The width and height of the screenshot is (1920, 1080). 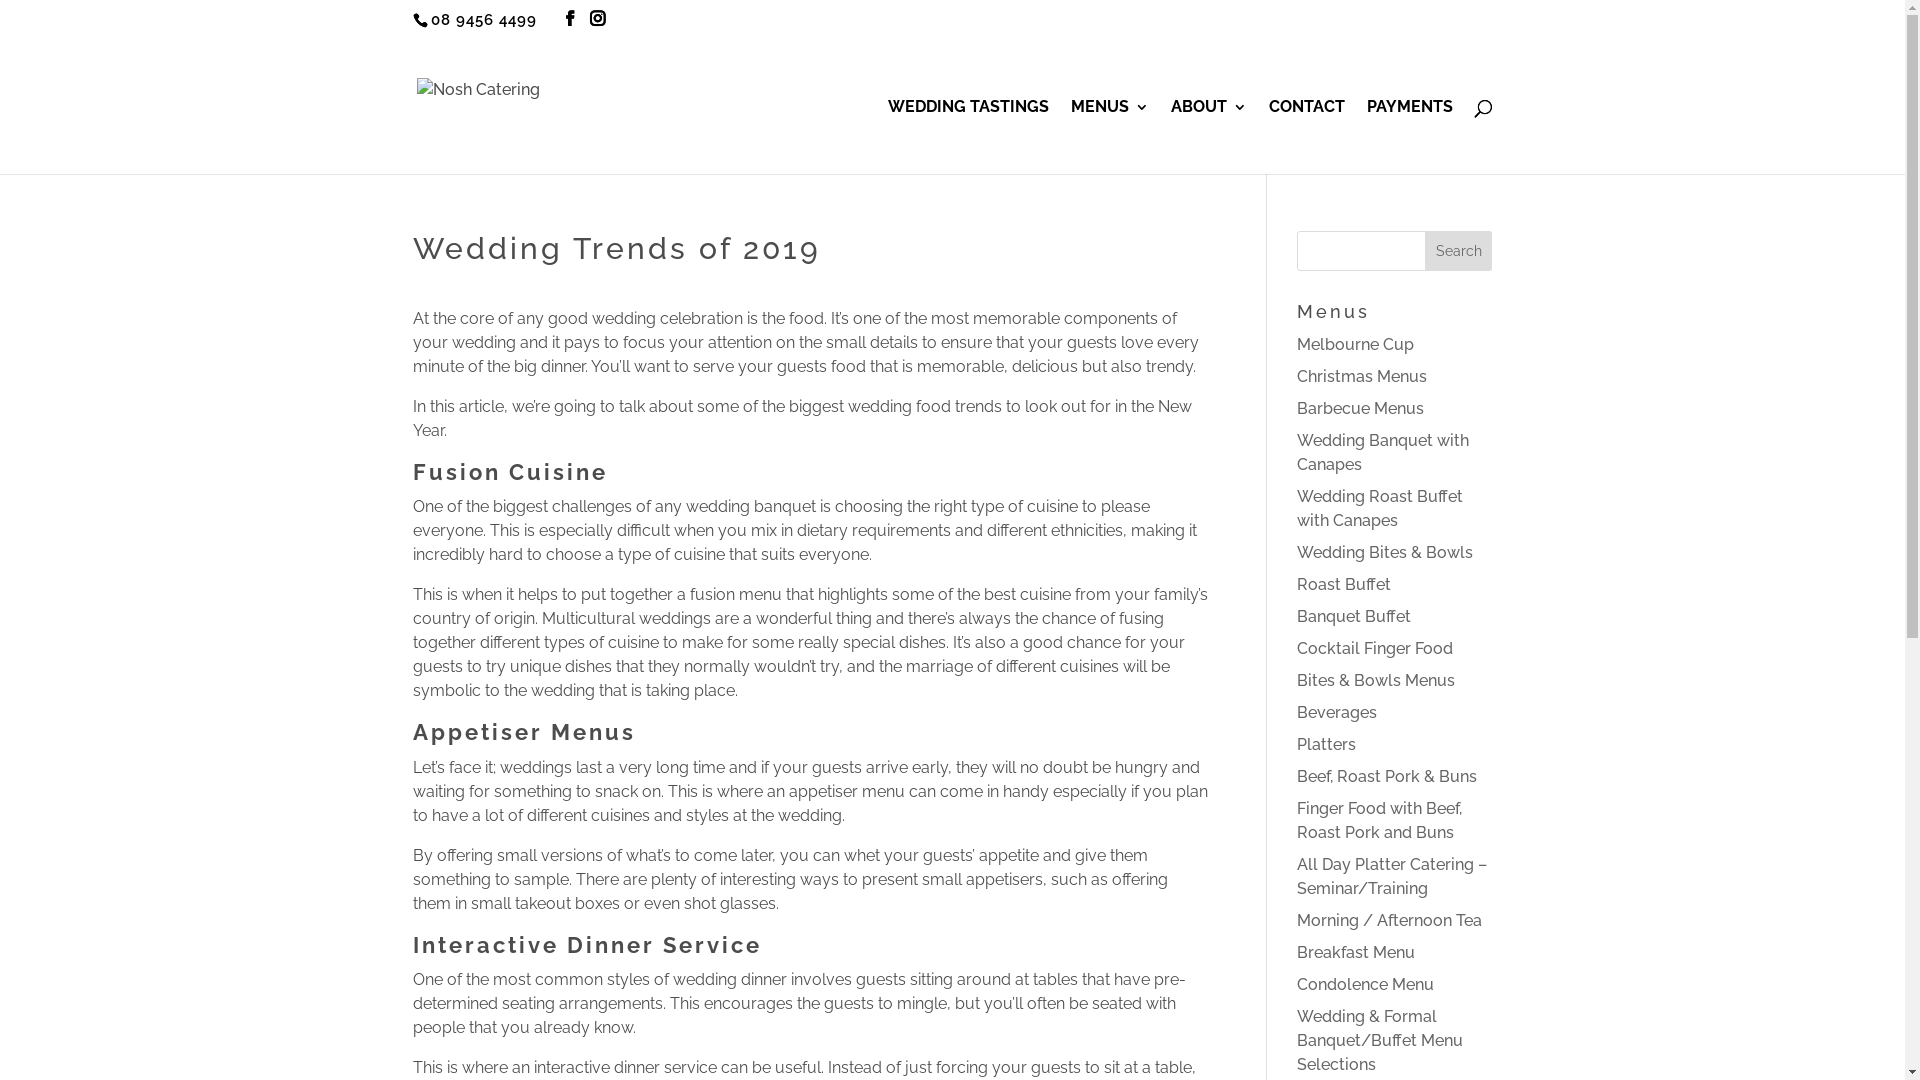 What do you see at coordinates (1344, 584) in the screenshot?
I see `'Roast Buffet'` at bounding box center [1344, 584].